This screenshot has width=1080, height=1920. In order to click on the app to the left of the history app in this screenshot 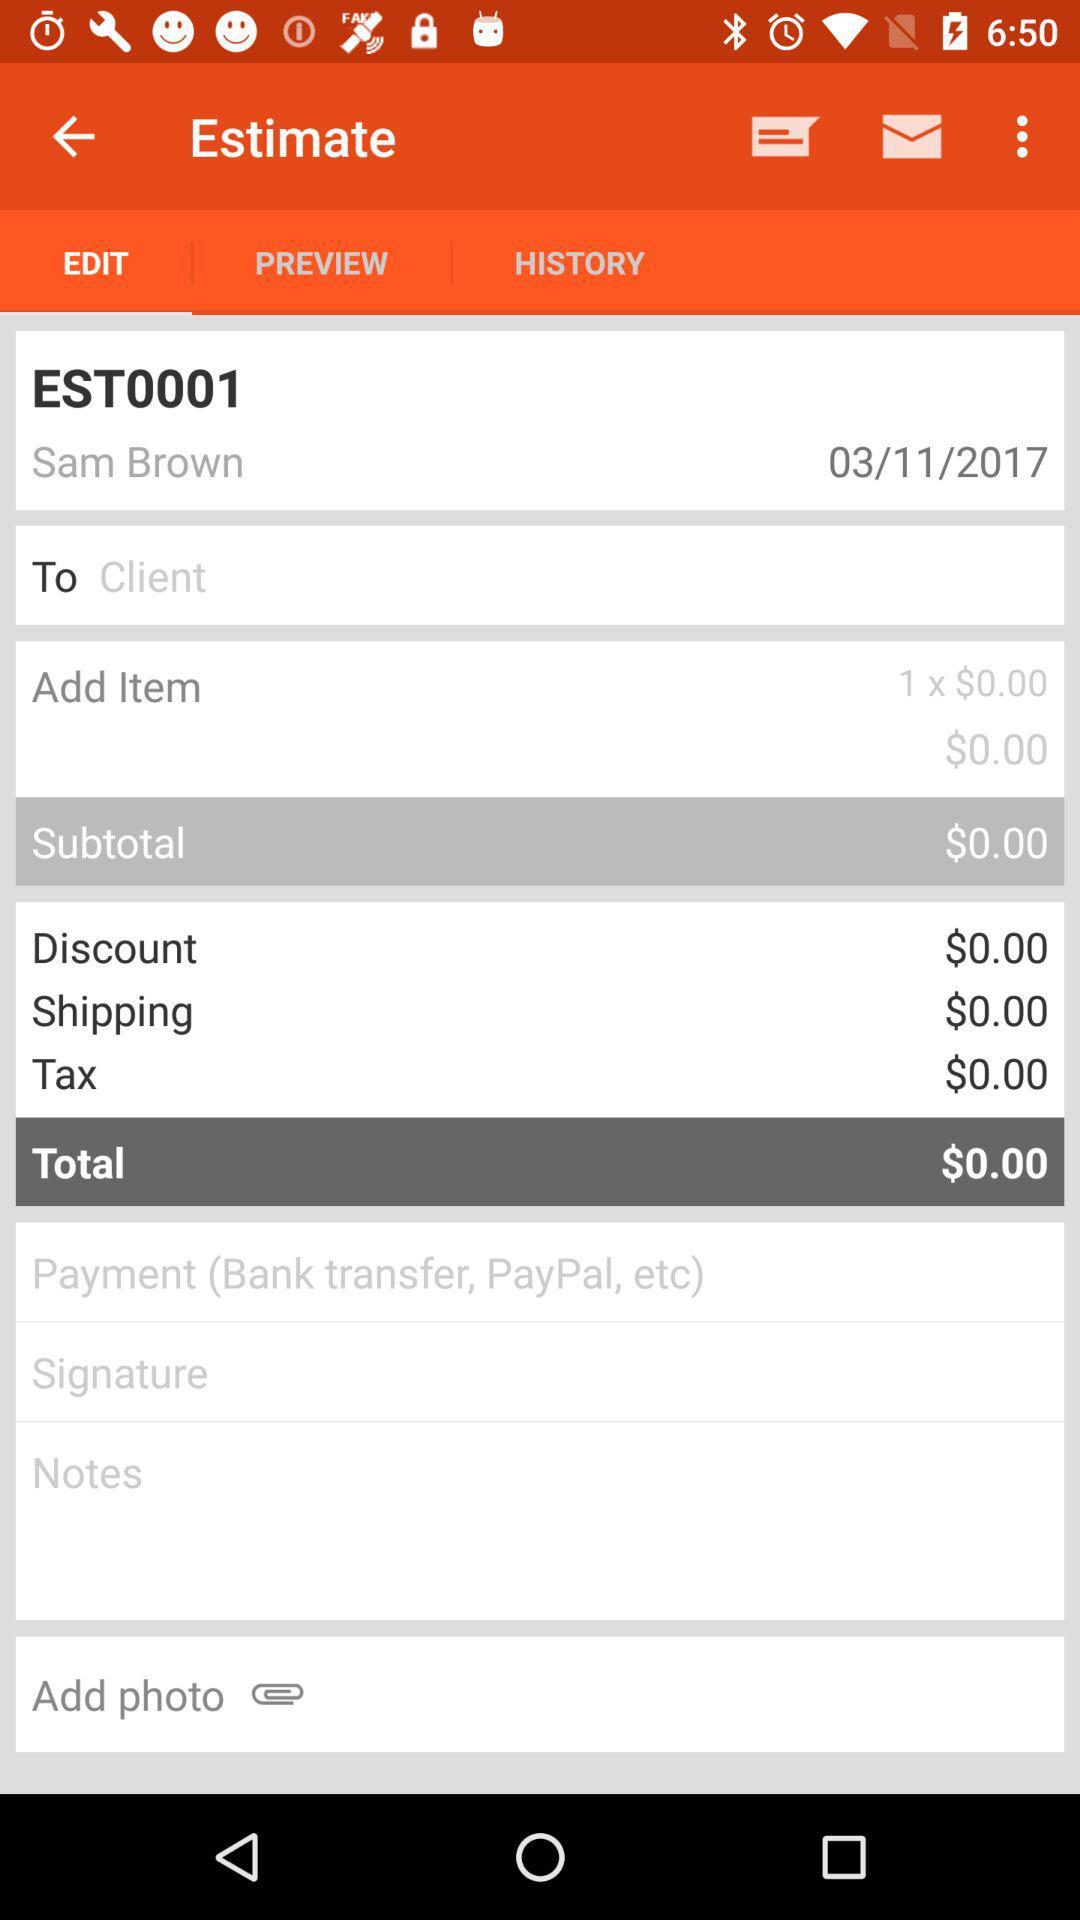, I will do `click(320, 261)`.